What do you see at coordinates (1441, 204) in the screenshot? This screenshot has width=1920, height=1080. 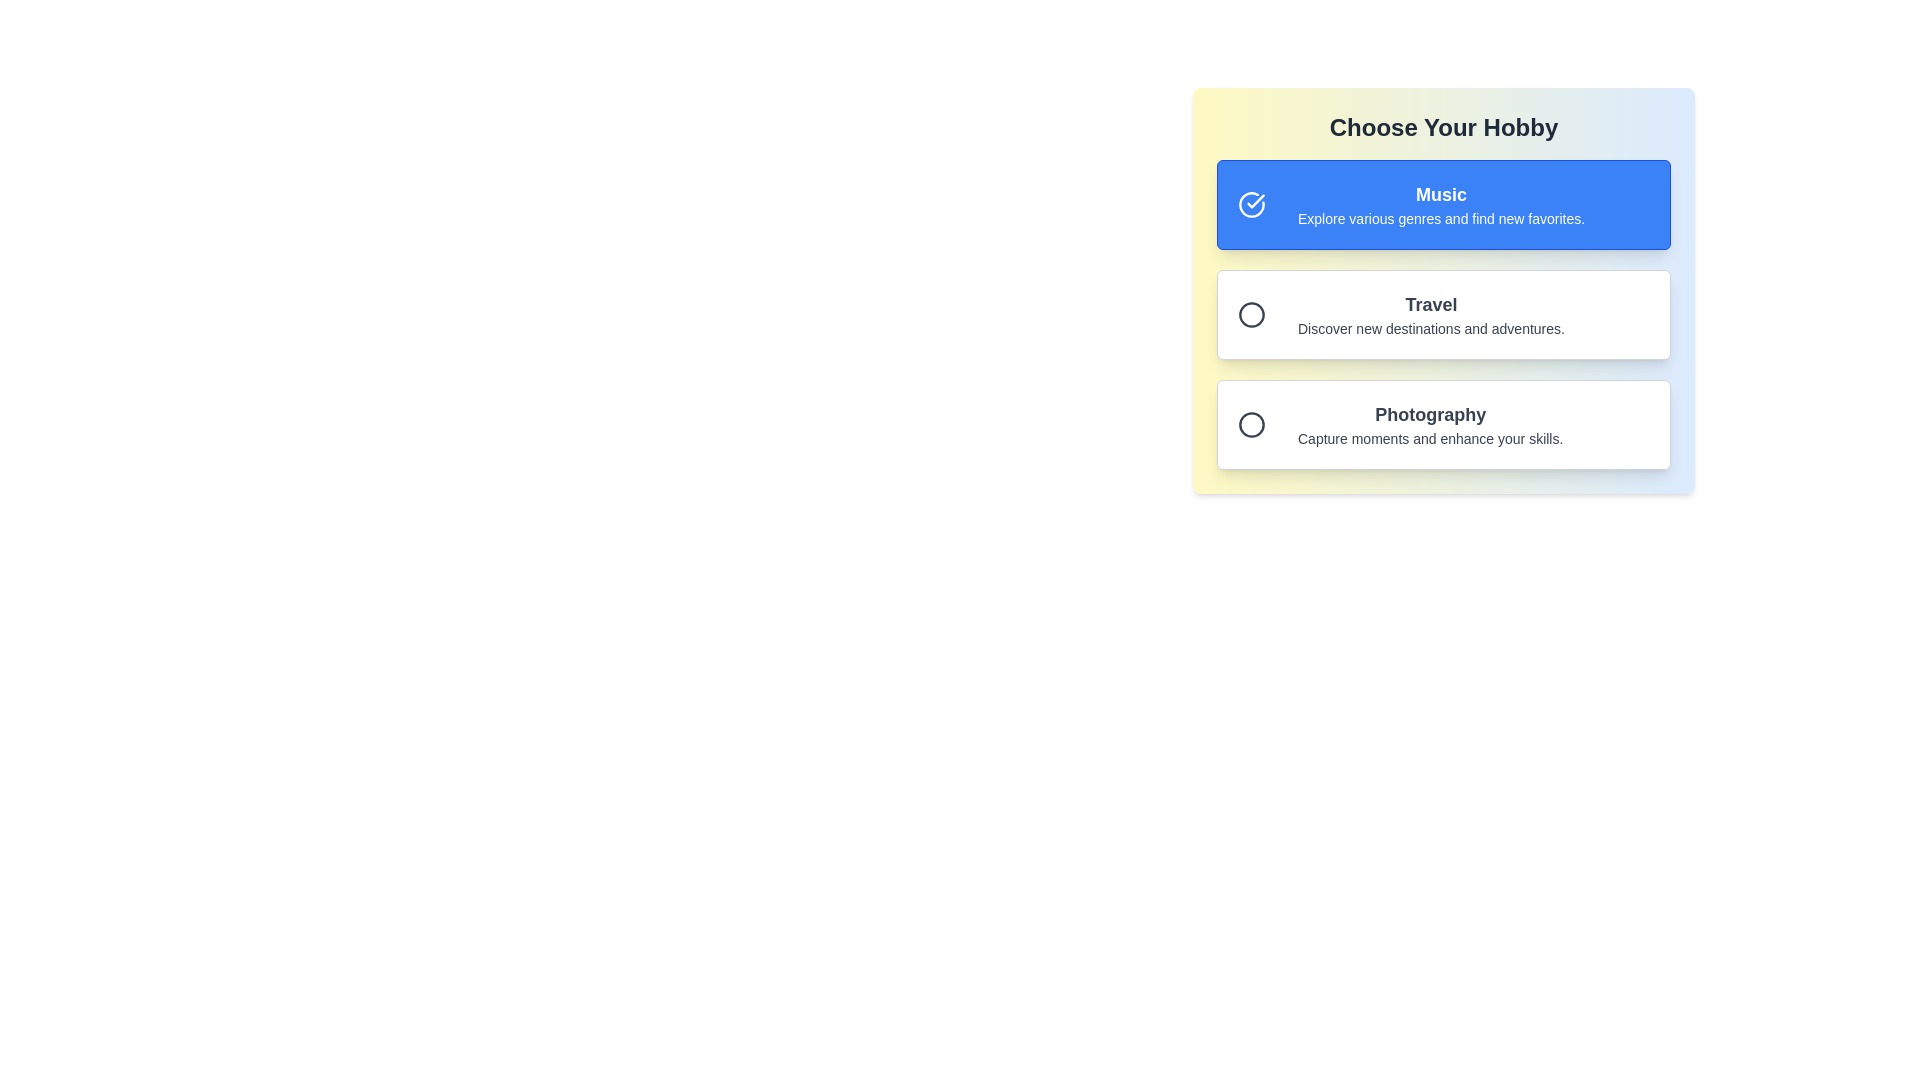 I see `the text block displaying 'Music' with the description 'Explore various genres and find new favorites.' located centrally within the first selection card titled 'Choose Your Hobby.'` at bounding box center [1441, 204].